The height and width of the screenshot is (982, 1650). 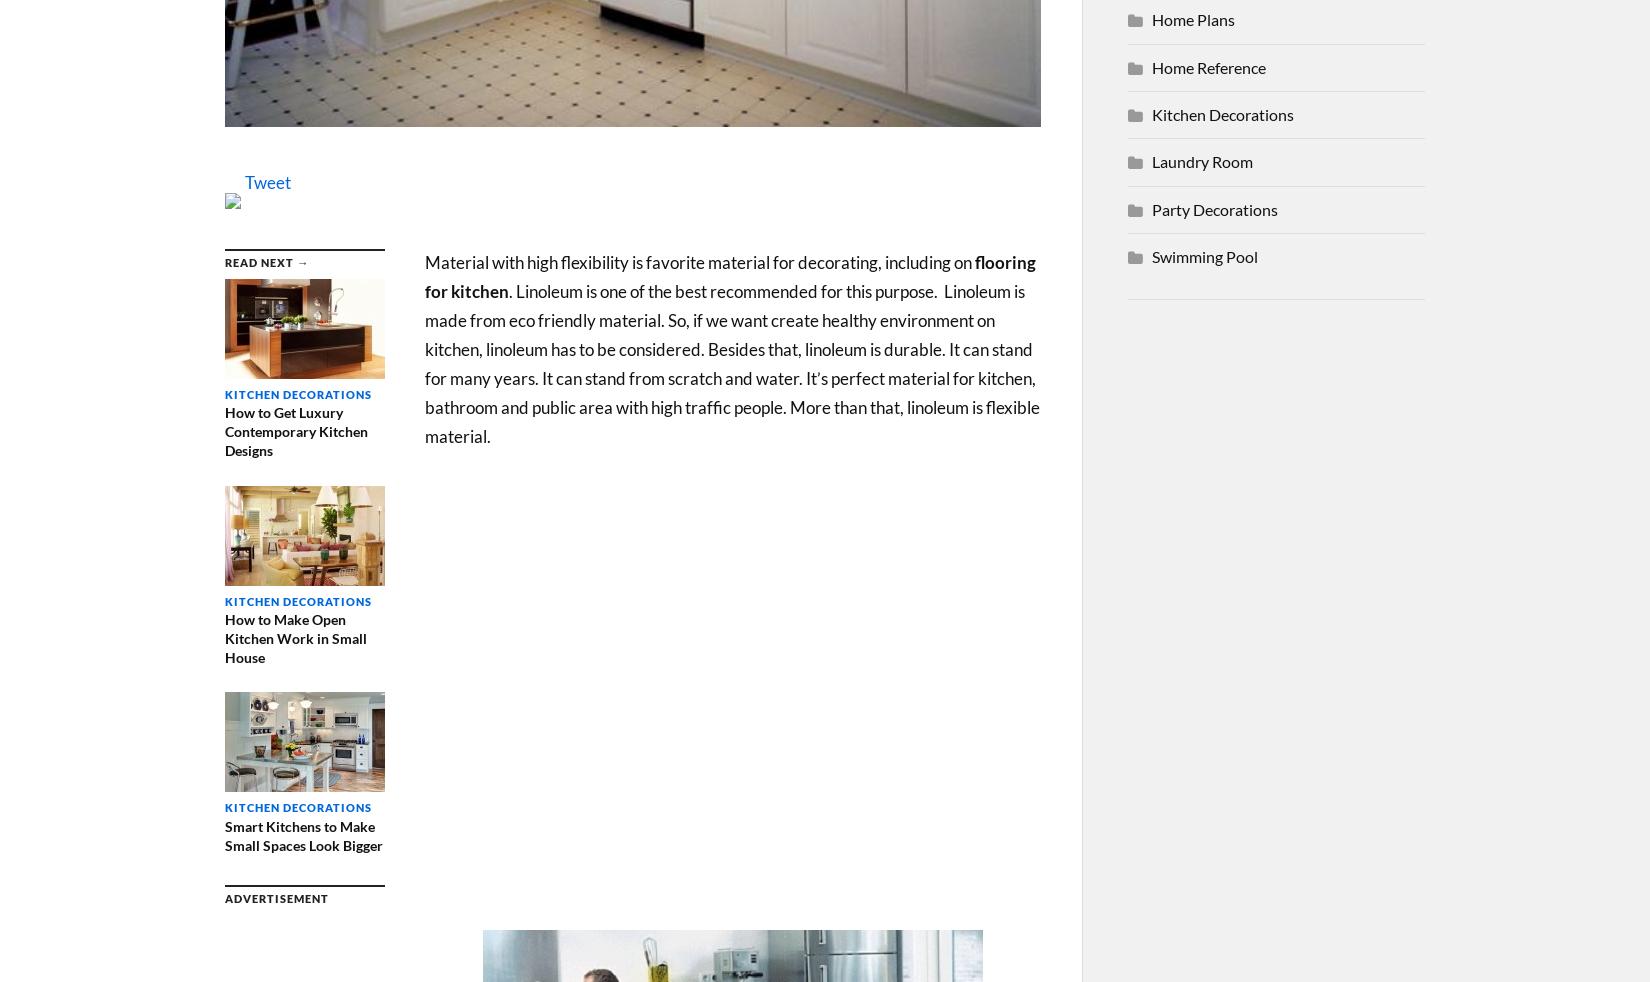 I want to click on 'Party Decorations', so click(x=1215, y=207).